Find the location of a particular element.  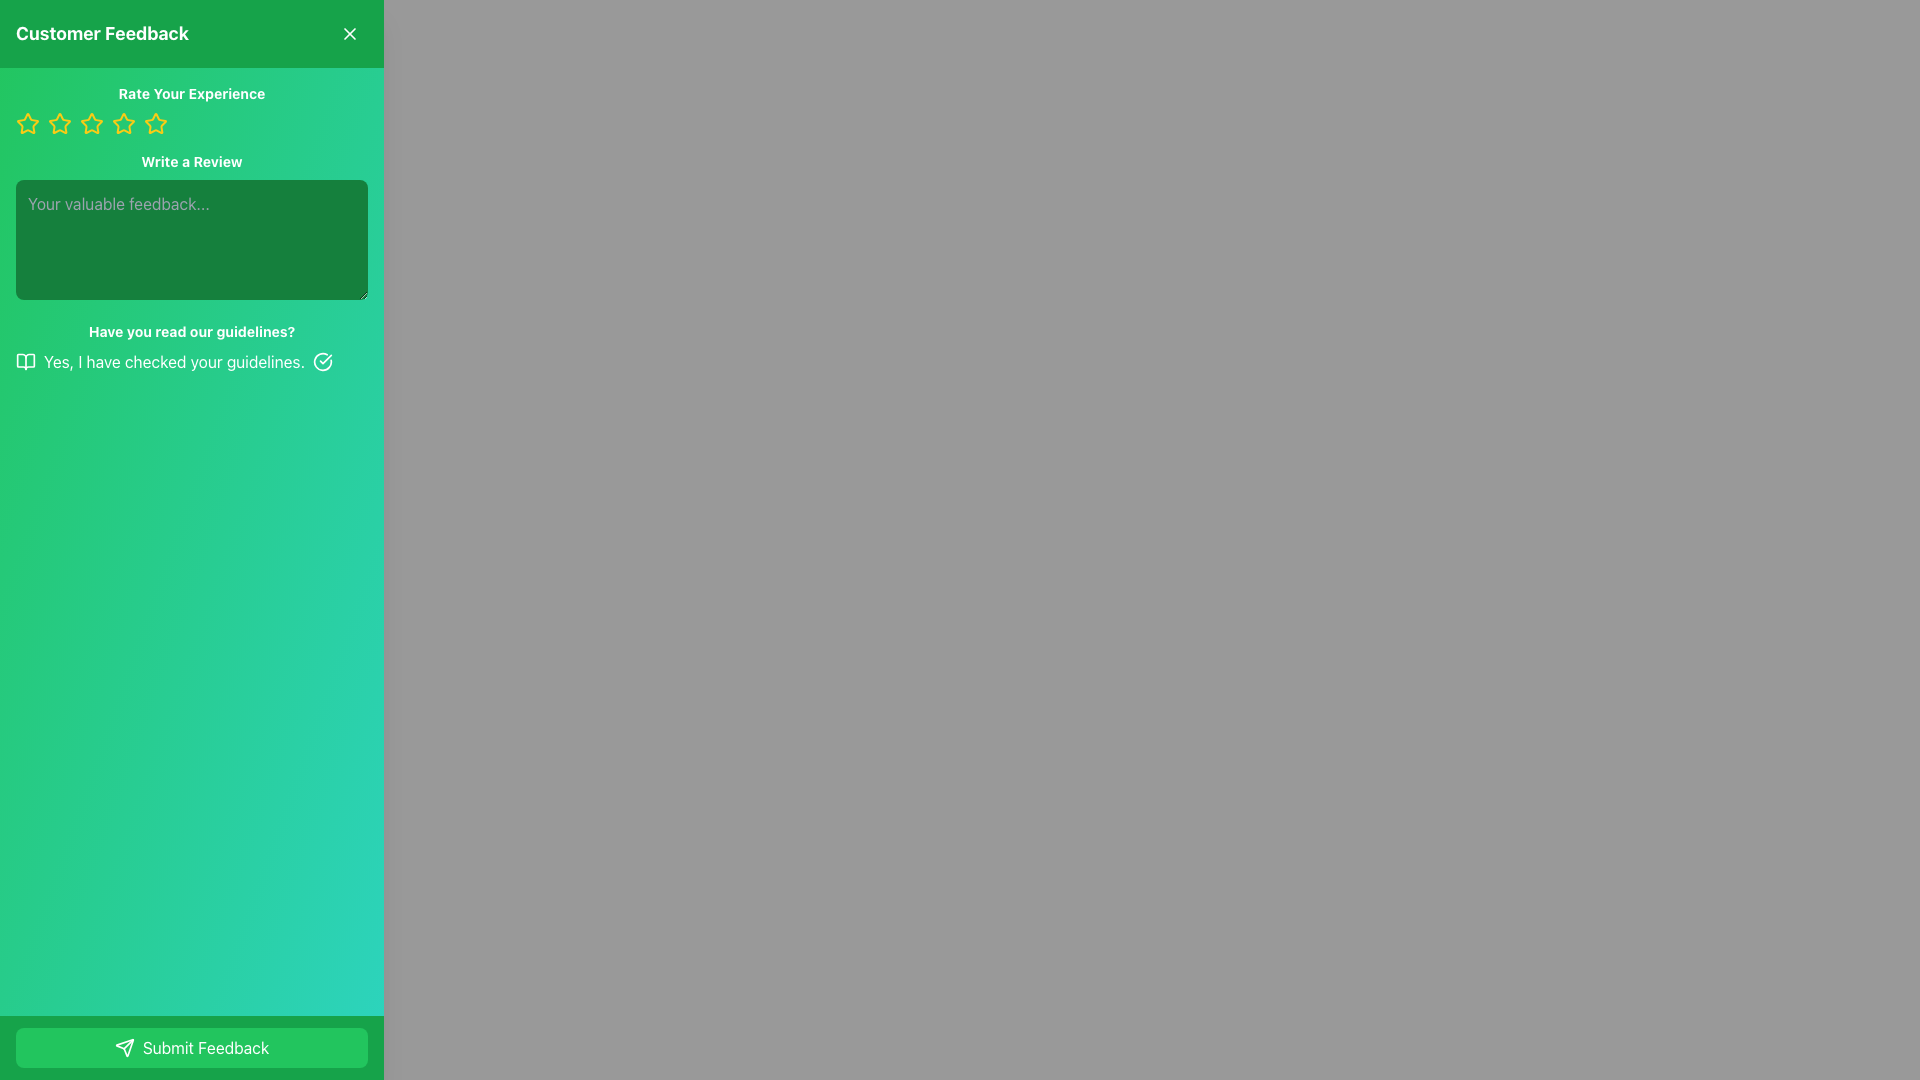

the second yellow star icon in the horizontal row of rating stars located at the top of the green feedback panel to rate is located at coordinates (155, 123).